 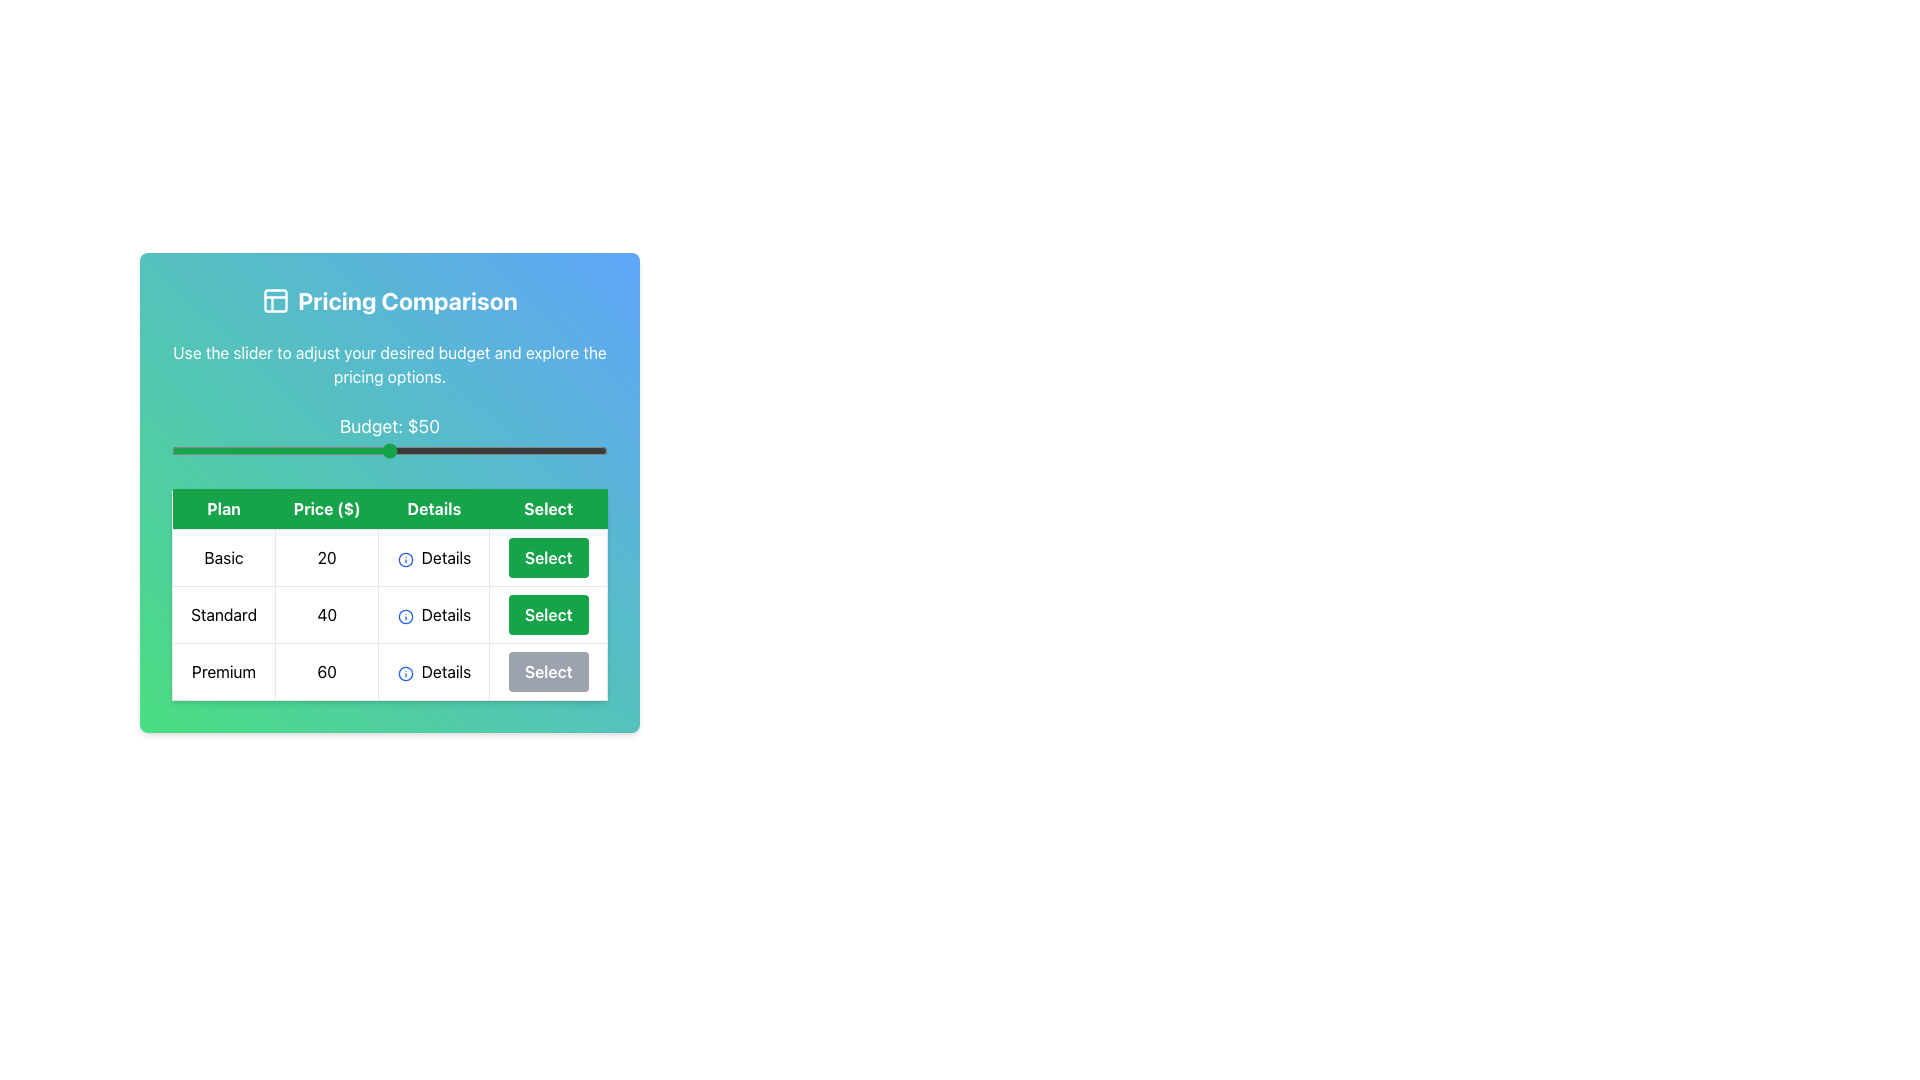 I want to click on the 'Details' interactive text with an information icon in the 'Standard' row of the pricing table, so click(x=389, y=613).